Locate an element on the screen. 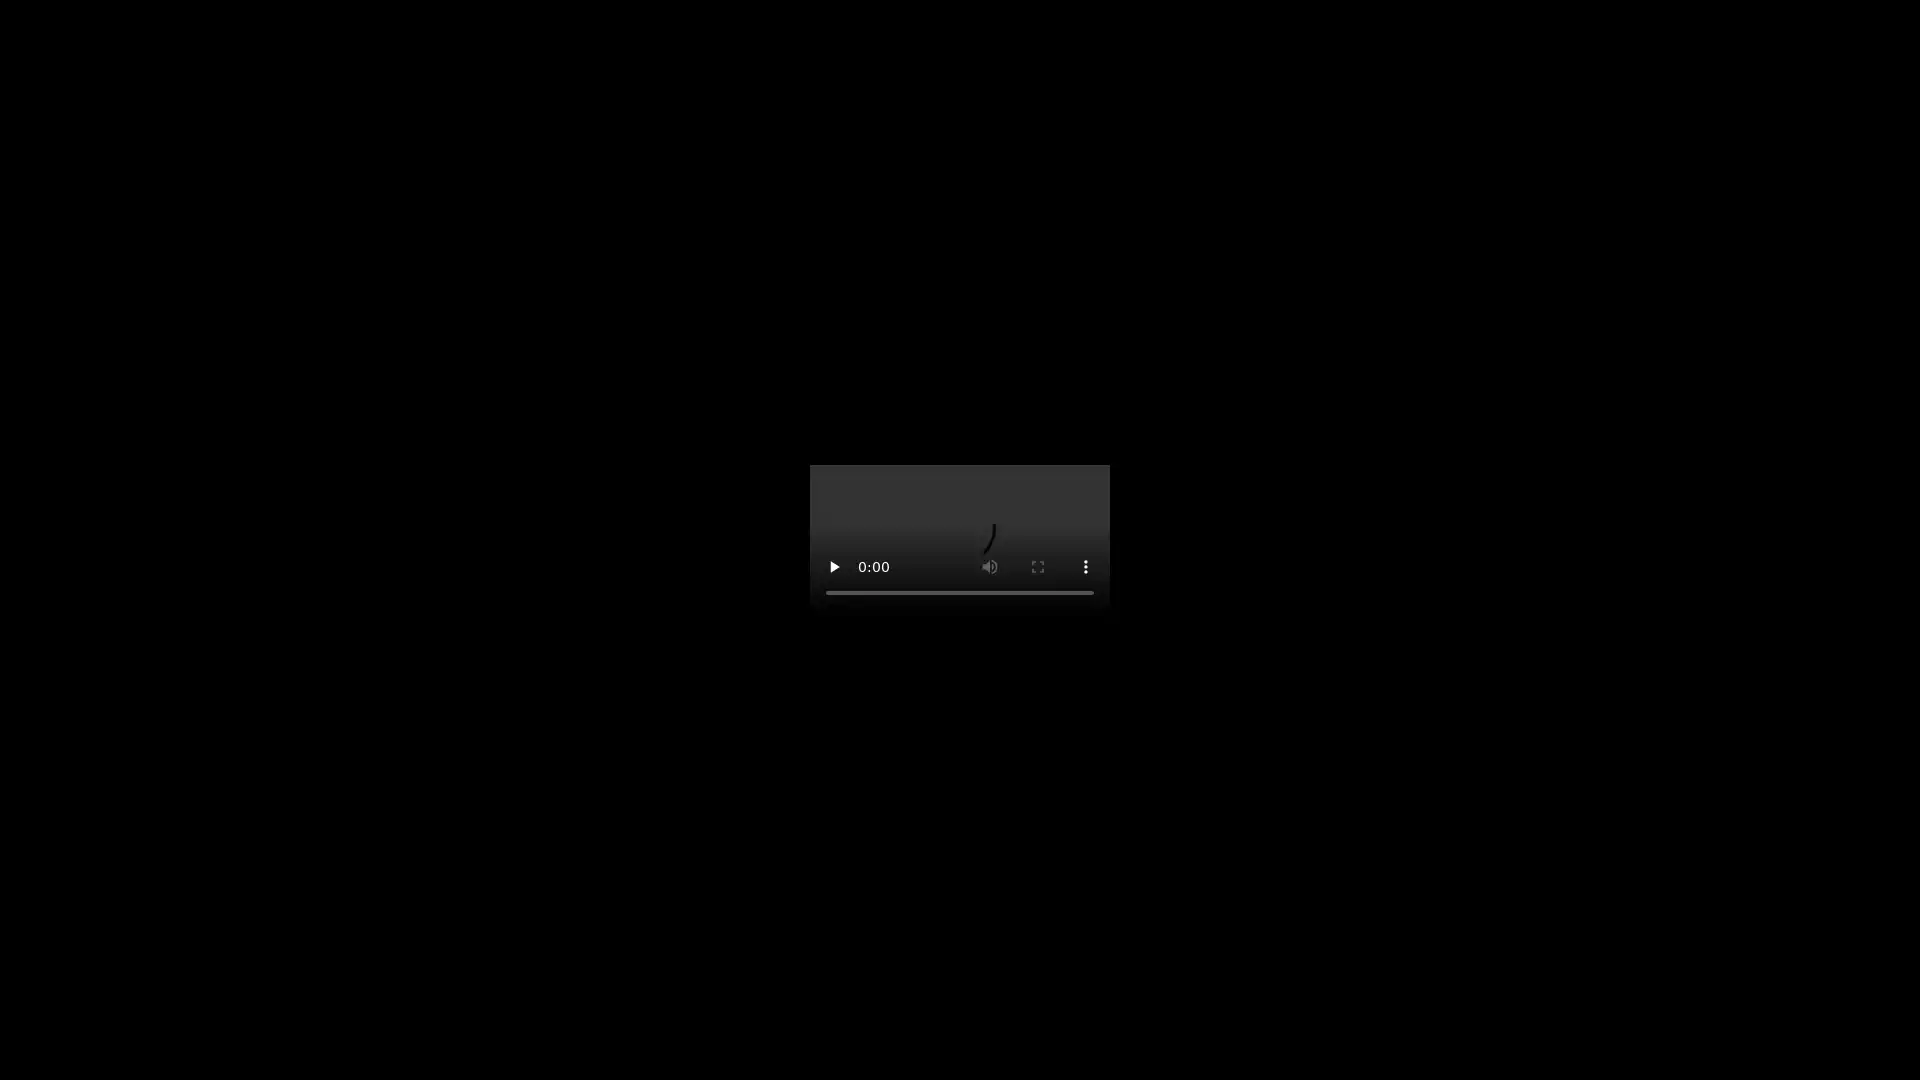  mute is located at coordinates (1050, 586).